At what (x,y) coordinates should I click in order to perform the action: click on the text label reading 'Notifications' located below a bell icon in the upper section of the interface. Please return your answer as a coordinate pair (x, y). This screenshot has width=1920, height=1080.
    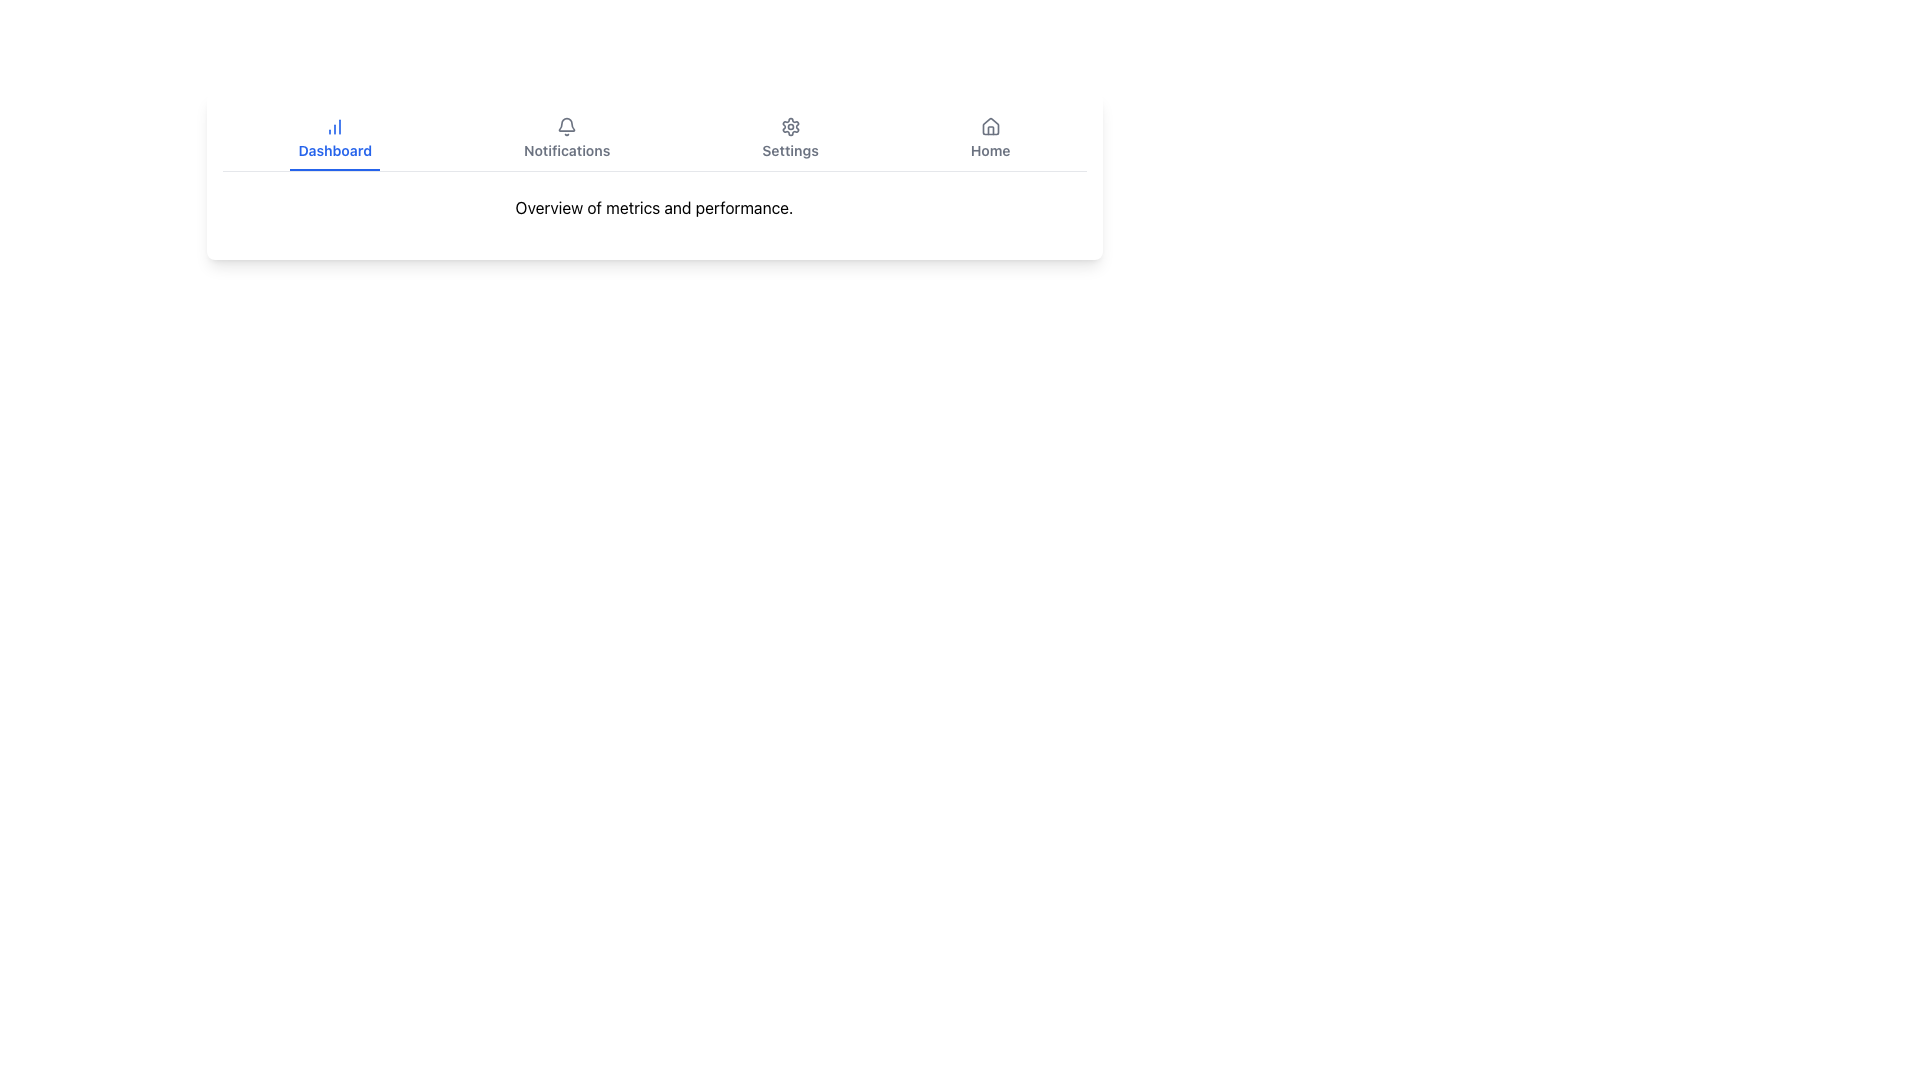
    Looking at the image, I should click on (566, 149).